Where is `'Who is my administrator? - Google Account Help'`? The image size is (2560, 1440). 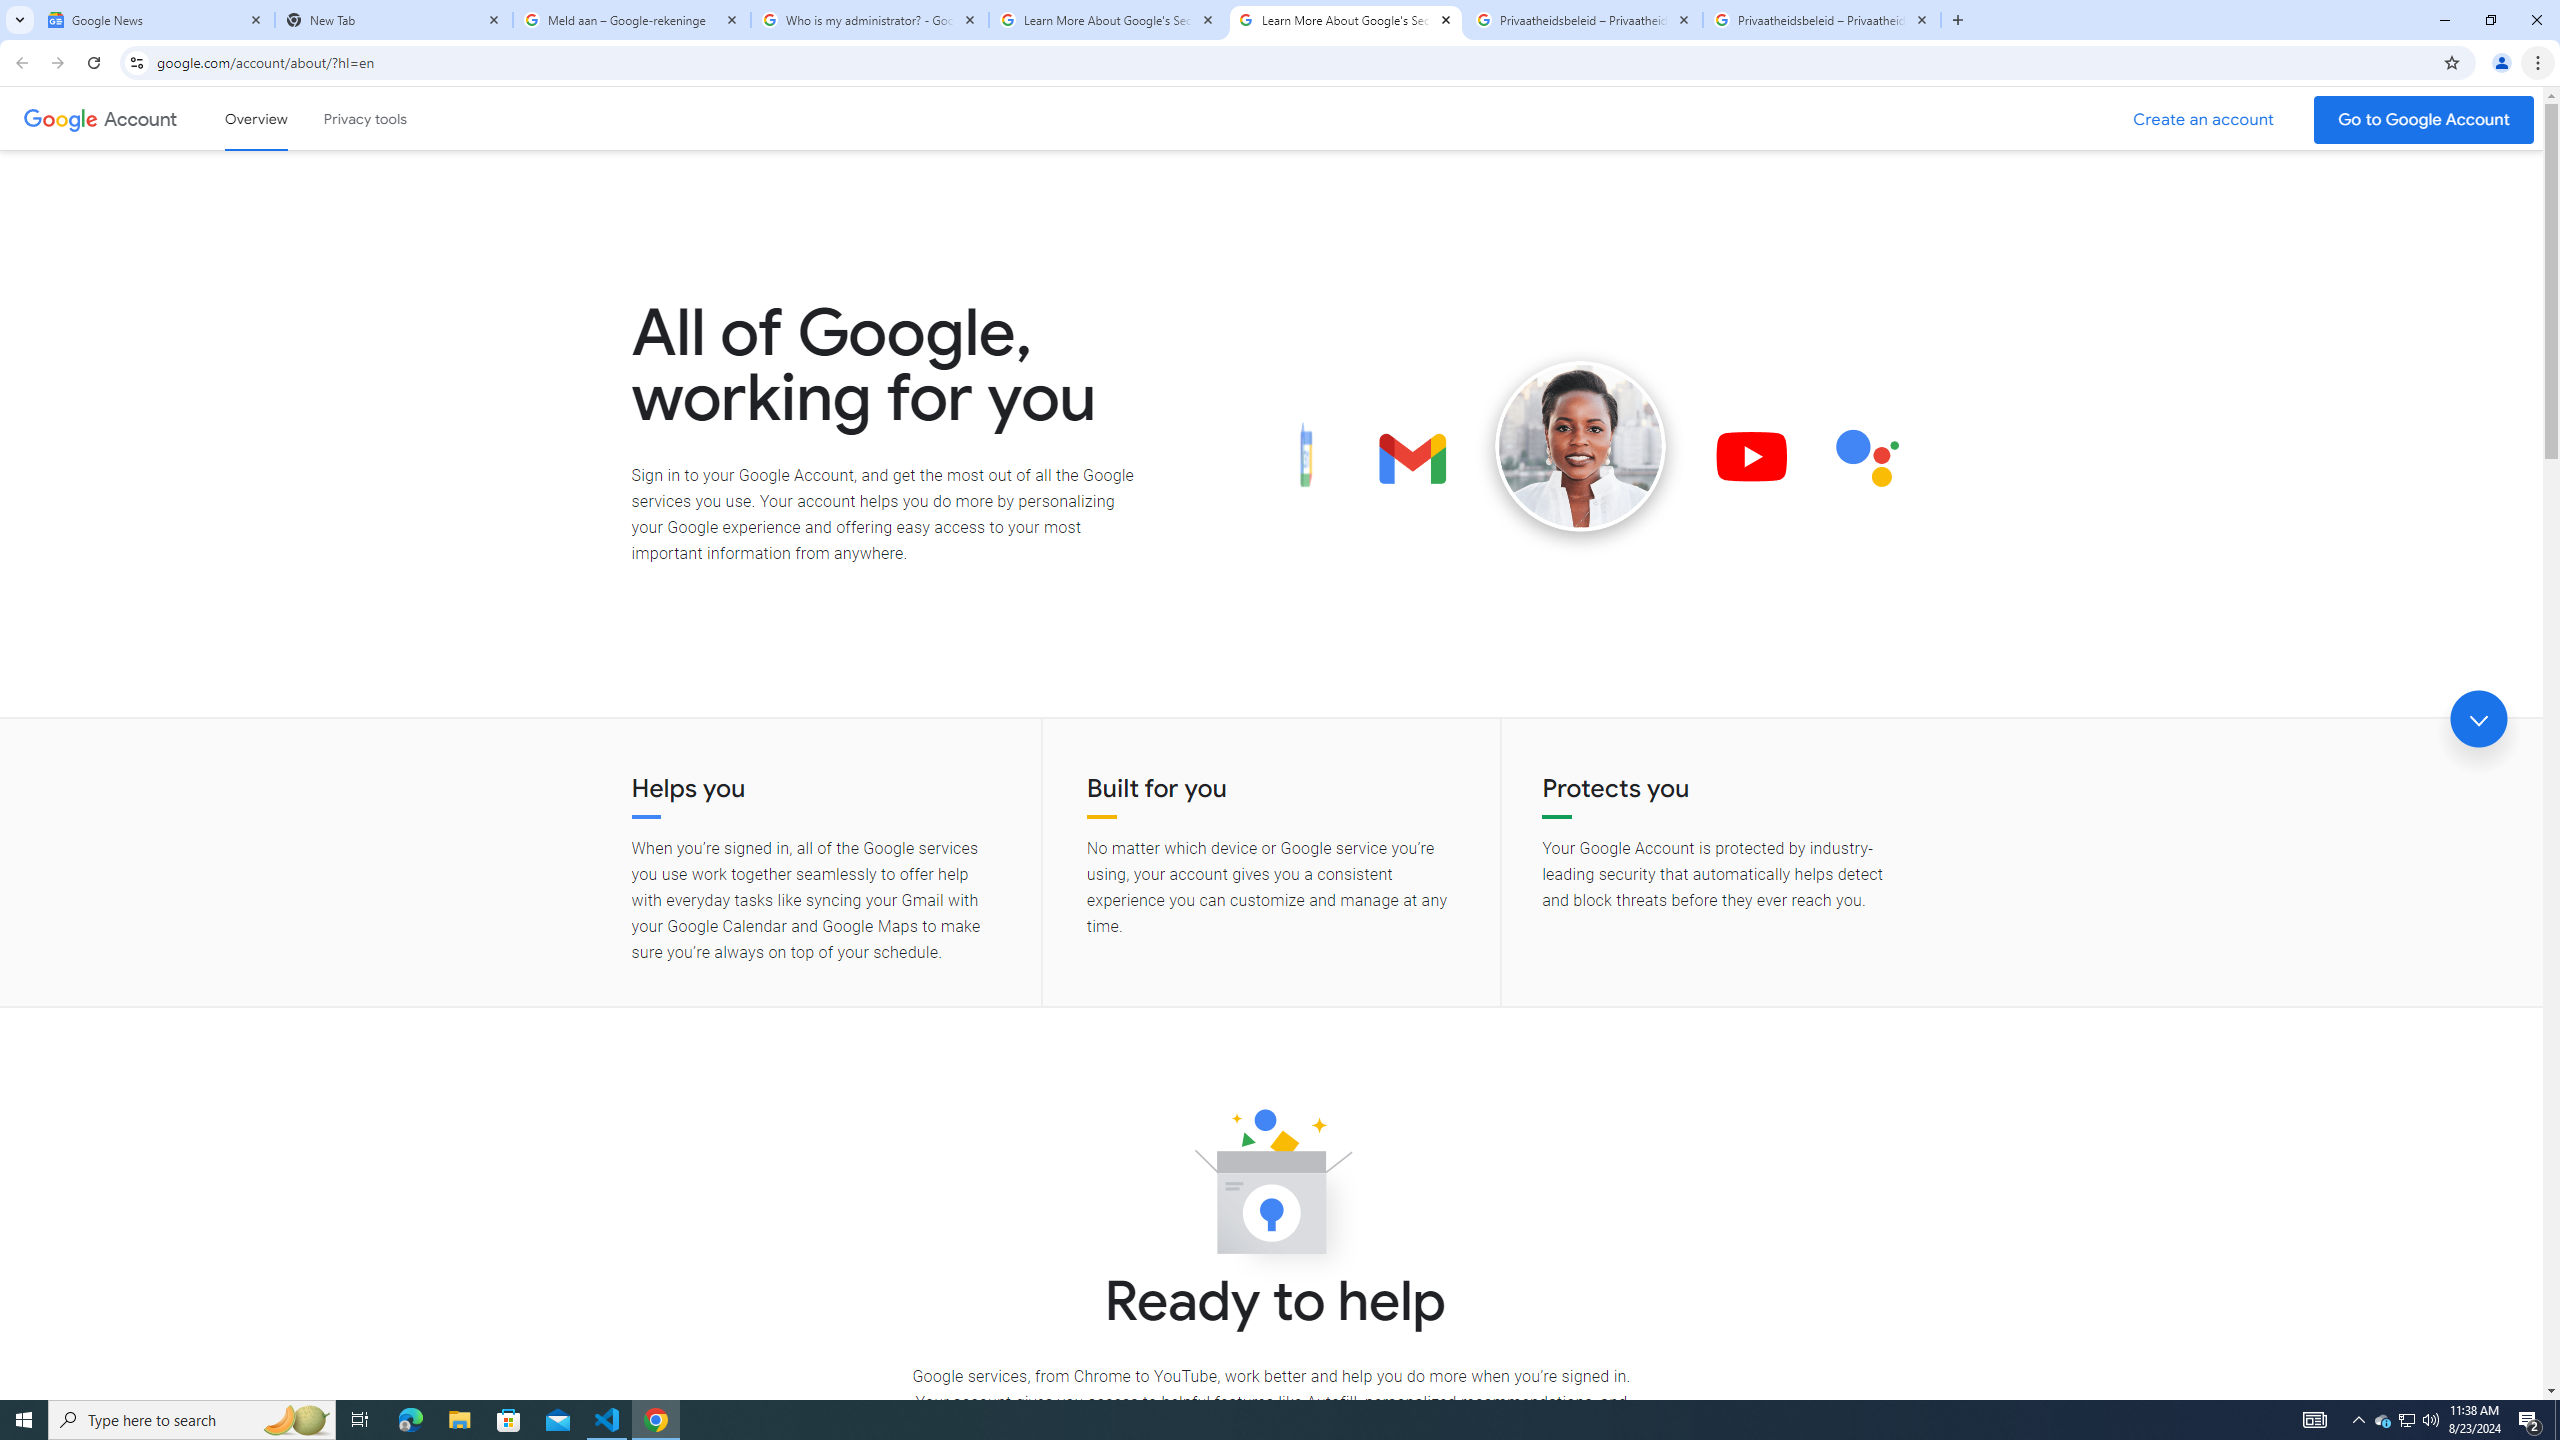
'Who is my administrator? - Google Account Help' is located at coordinates (869, 19).